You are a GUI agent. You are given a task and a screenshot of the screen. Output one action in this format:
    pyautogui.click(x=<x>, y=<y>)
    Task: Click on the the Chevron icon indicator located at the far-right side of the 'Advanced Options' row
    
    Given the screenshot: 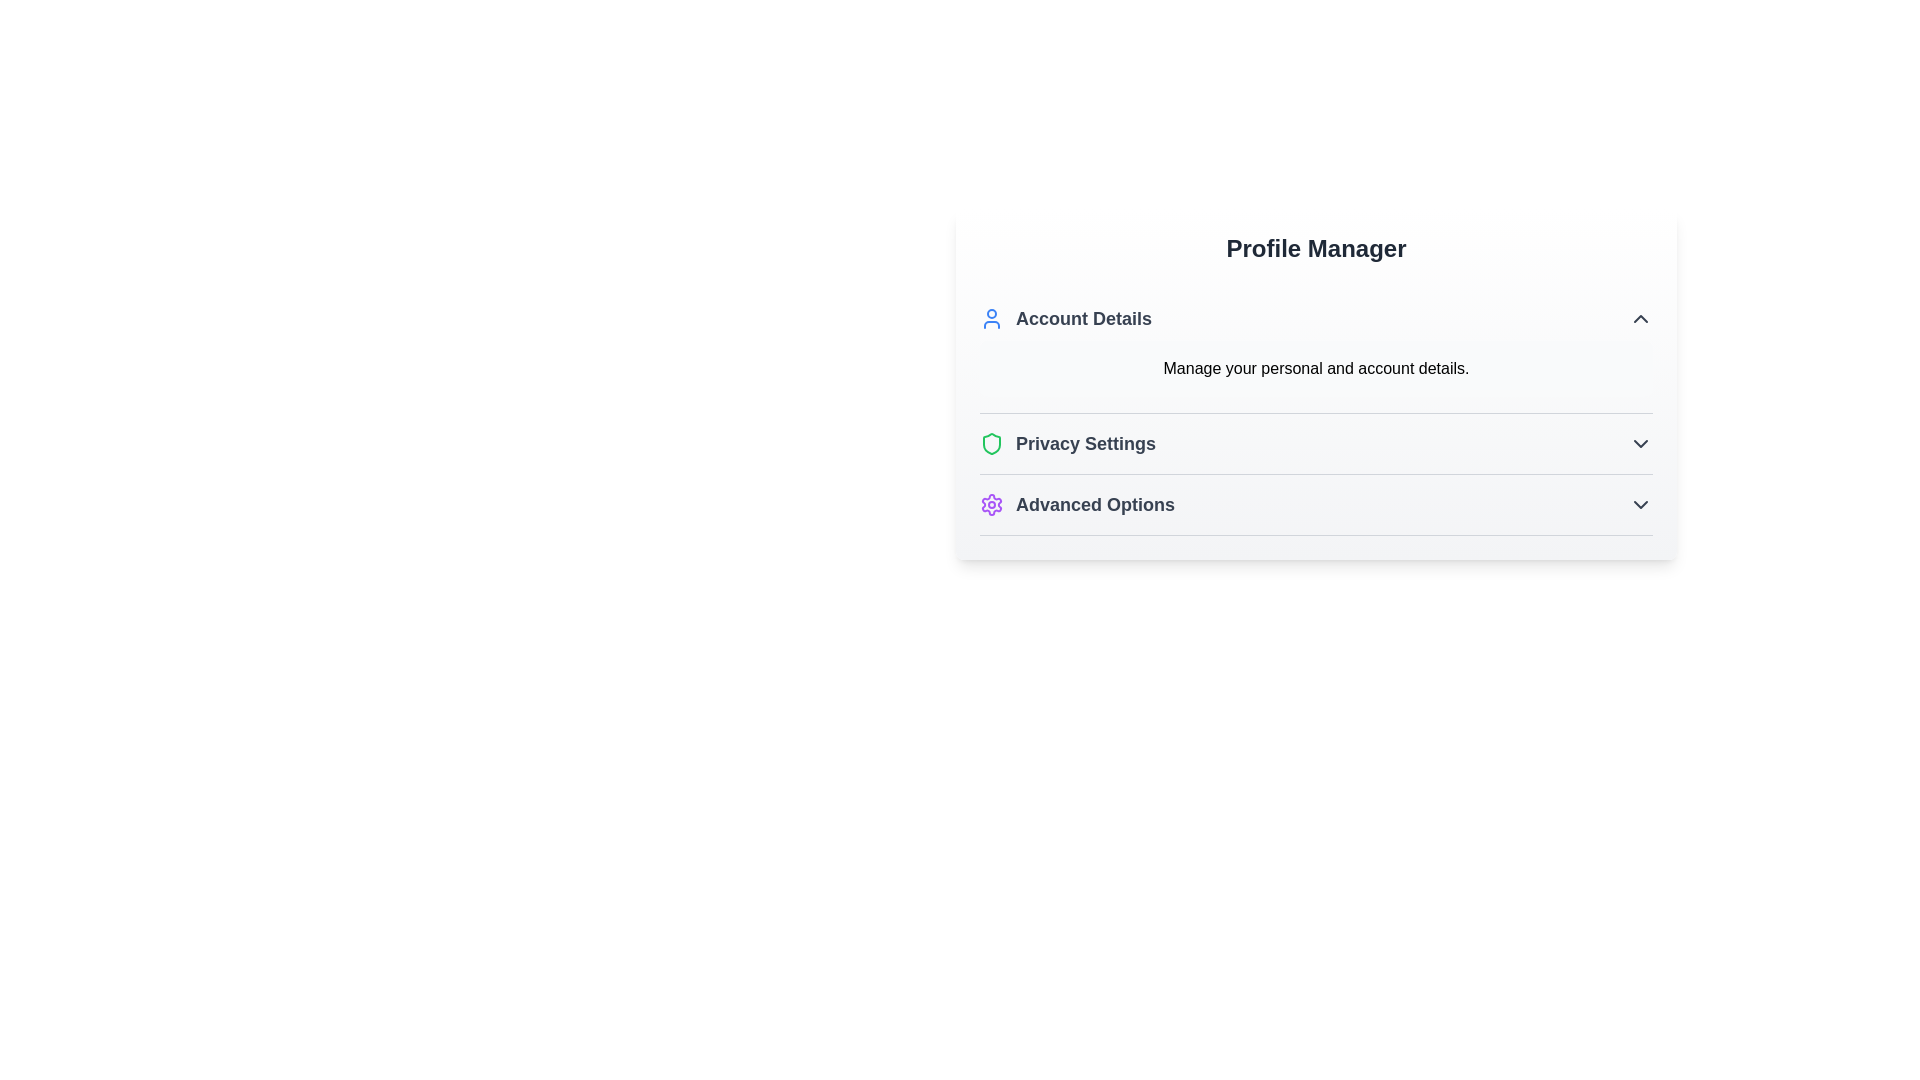 What is the action you would take?
    pyautogui.click(x=1641, y=504)
    